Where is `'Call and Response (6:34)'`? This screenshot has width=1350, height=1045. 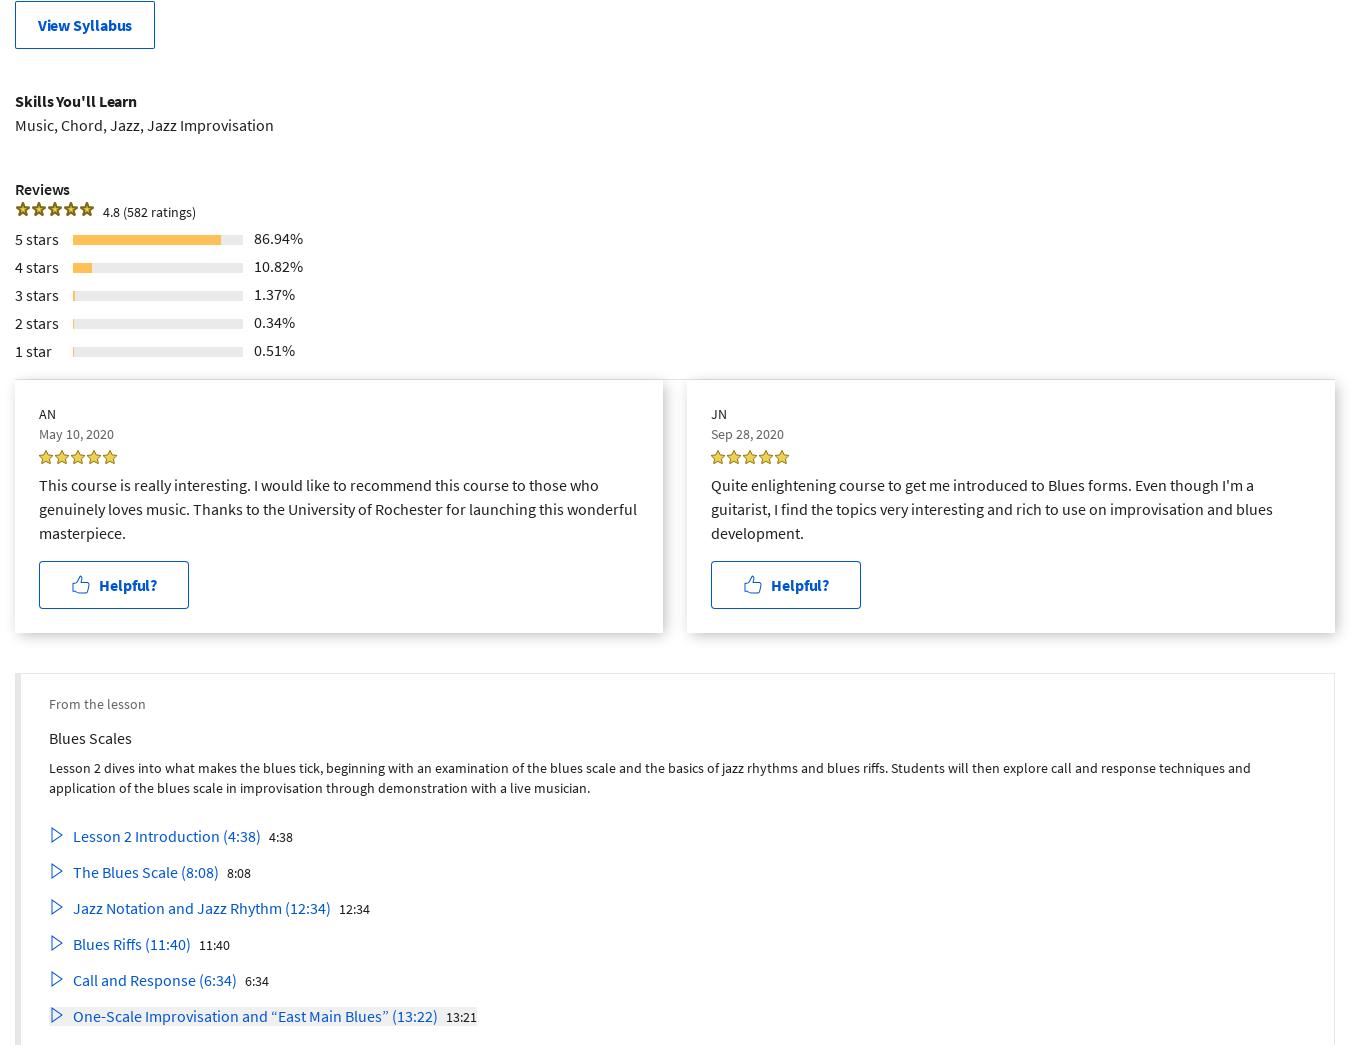
'Call and Response (6:34)' is located at coordinates (154, 977).